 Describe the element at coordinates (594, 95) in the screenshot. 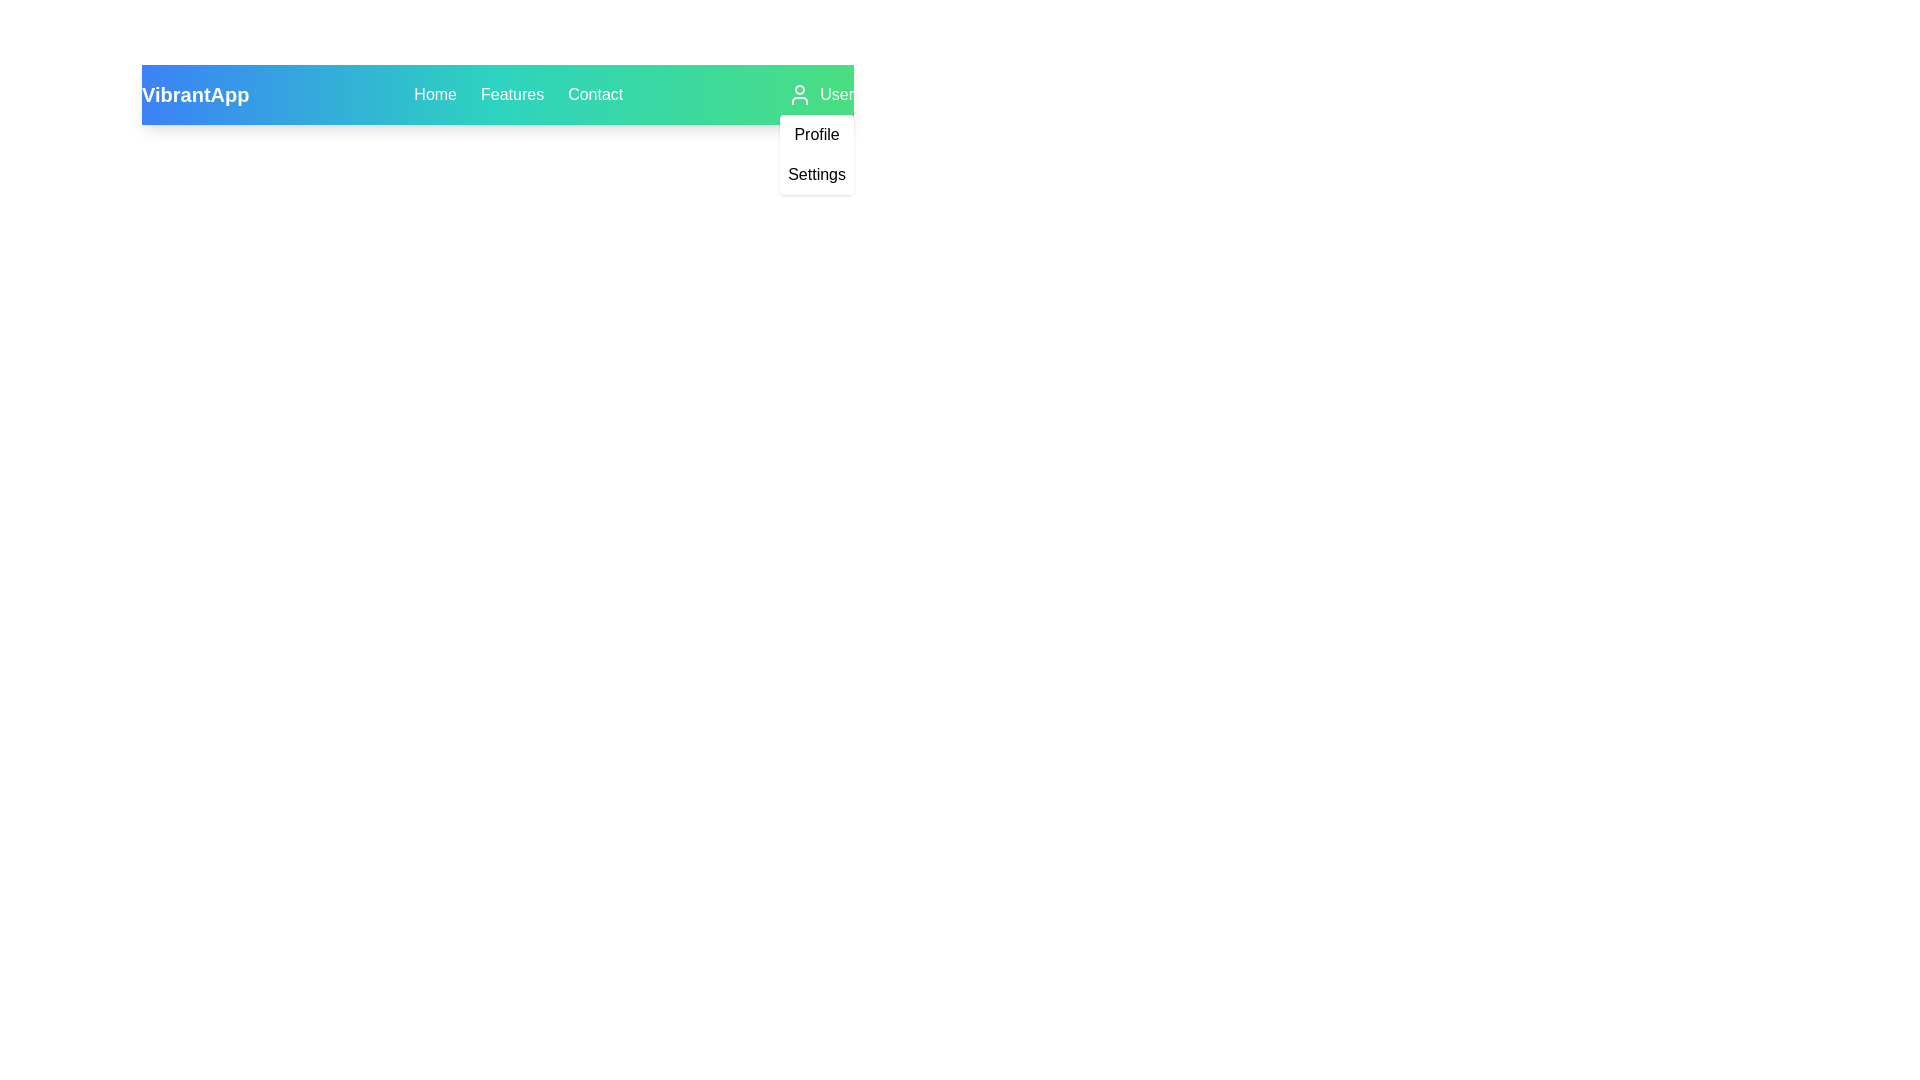

I see `the Contact to observe its hover effect` at that location.